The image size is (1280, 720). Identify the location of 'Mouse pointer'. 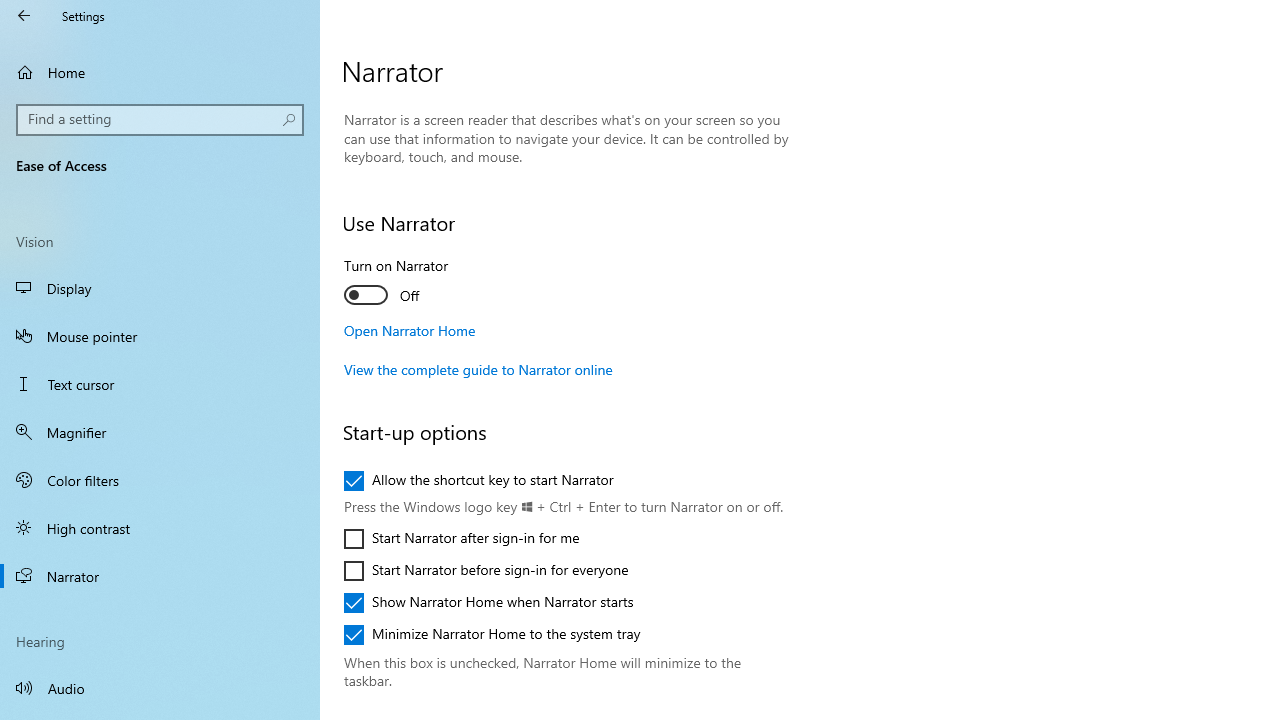
(160, 334).